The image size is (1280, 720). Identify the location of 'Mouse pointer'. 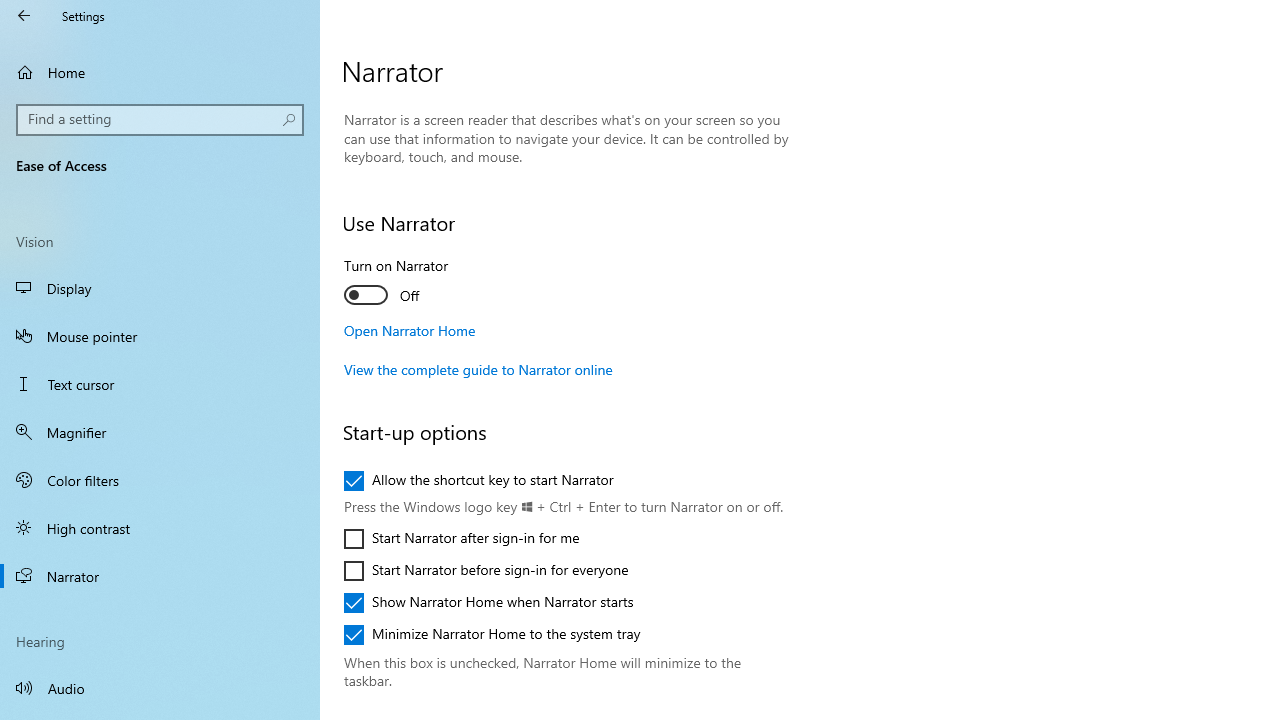
(160, 334).